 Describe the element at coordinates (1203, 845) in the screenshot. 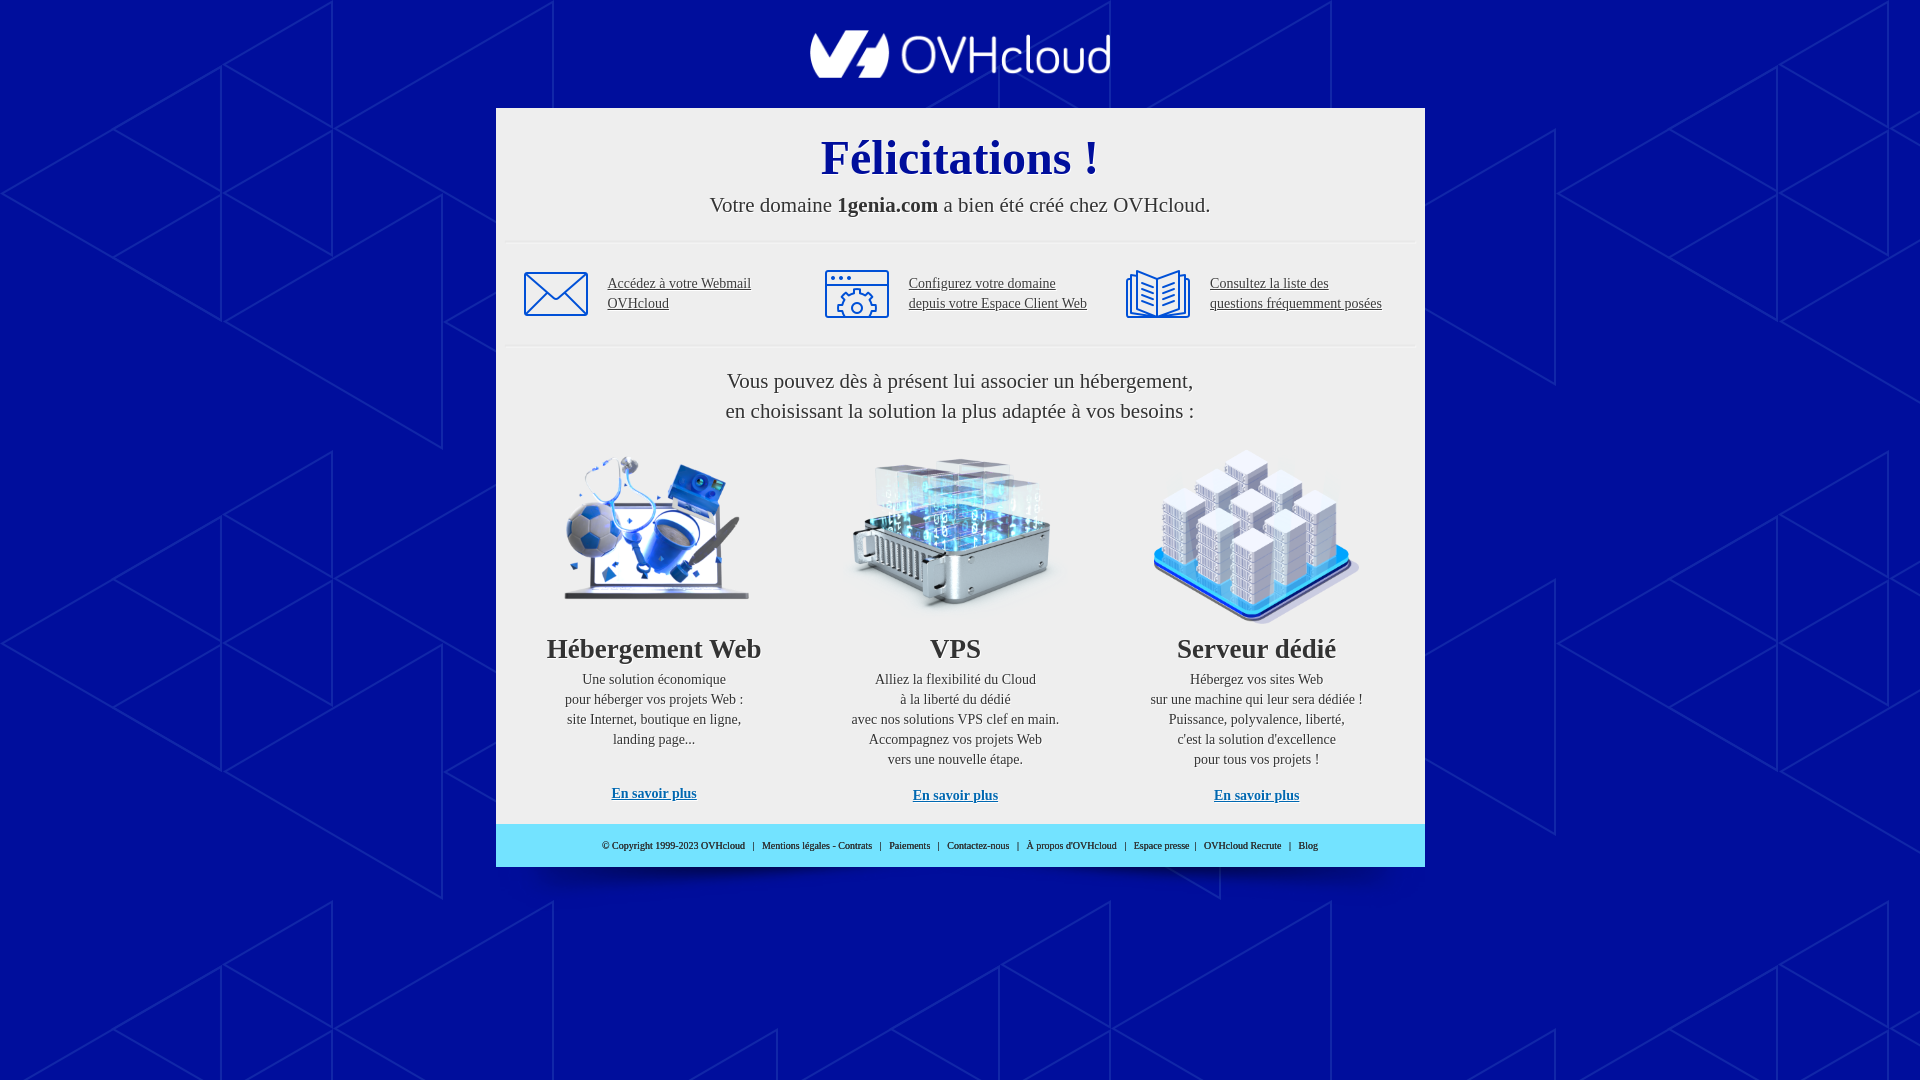

I see `'OVHcloud Recrute'` at that location.